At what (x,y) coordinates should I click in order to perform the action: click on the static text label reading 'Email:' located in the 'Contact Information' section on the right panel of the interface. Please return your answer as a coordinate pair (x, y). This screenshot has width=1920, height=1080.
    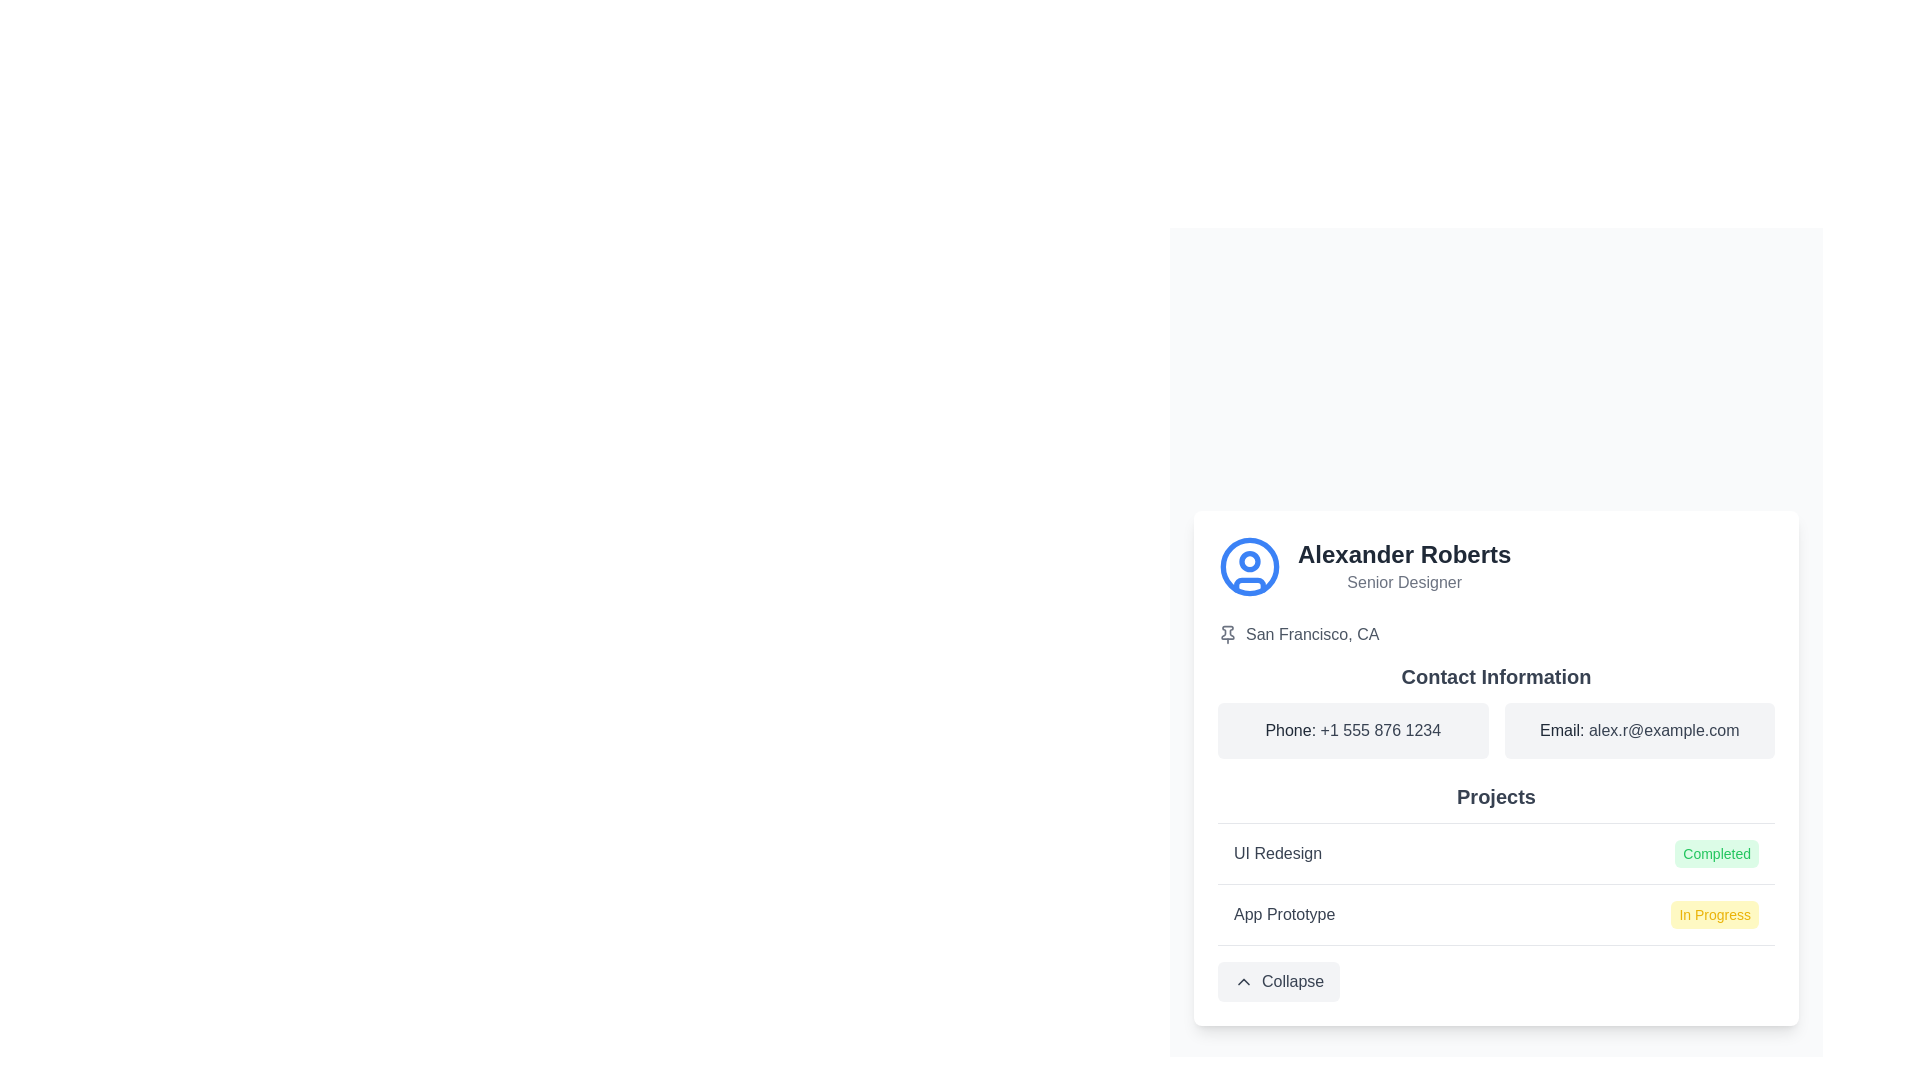
    Looking at the image, I should click on (1563, 729).